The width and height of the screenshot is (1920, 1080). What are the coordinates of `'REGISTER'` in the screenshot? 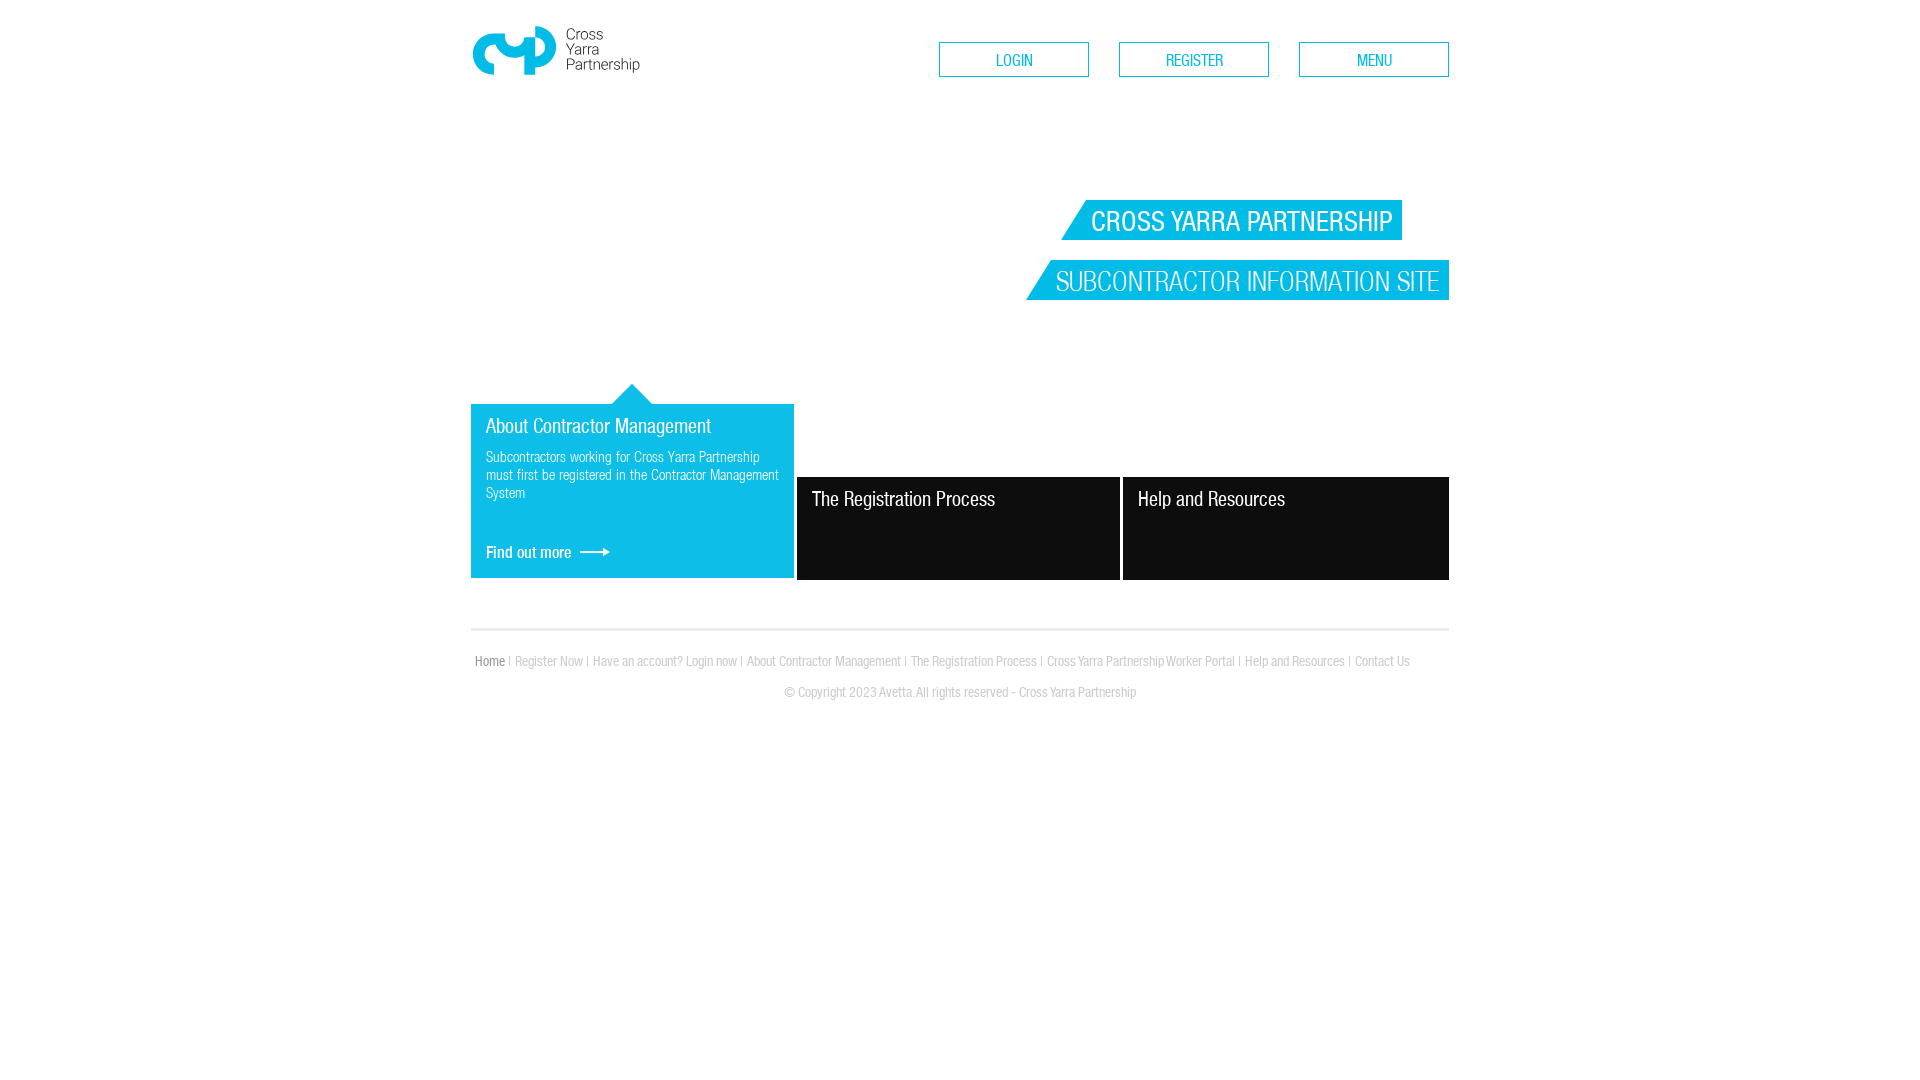 It's located at (1194, 58).